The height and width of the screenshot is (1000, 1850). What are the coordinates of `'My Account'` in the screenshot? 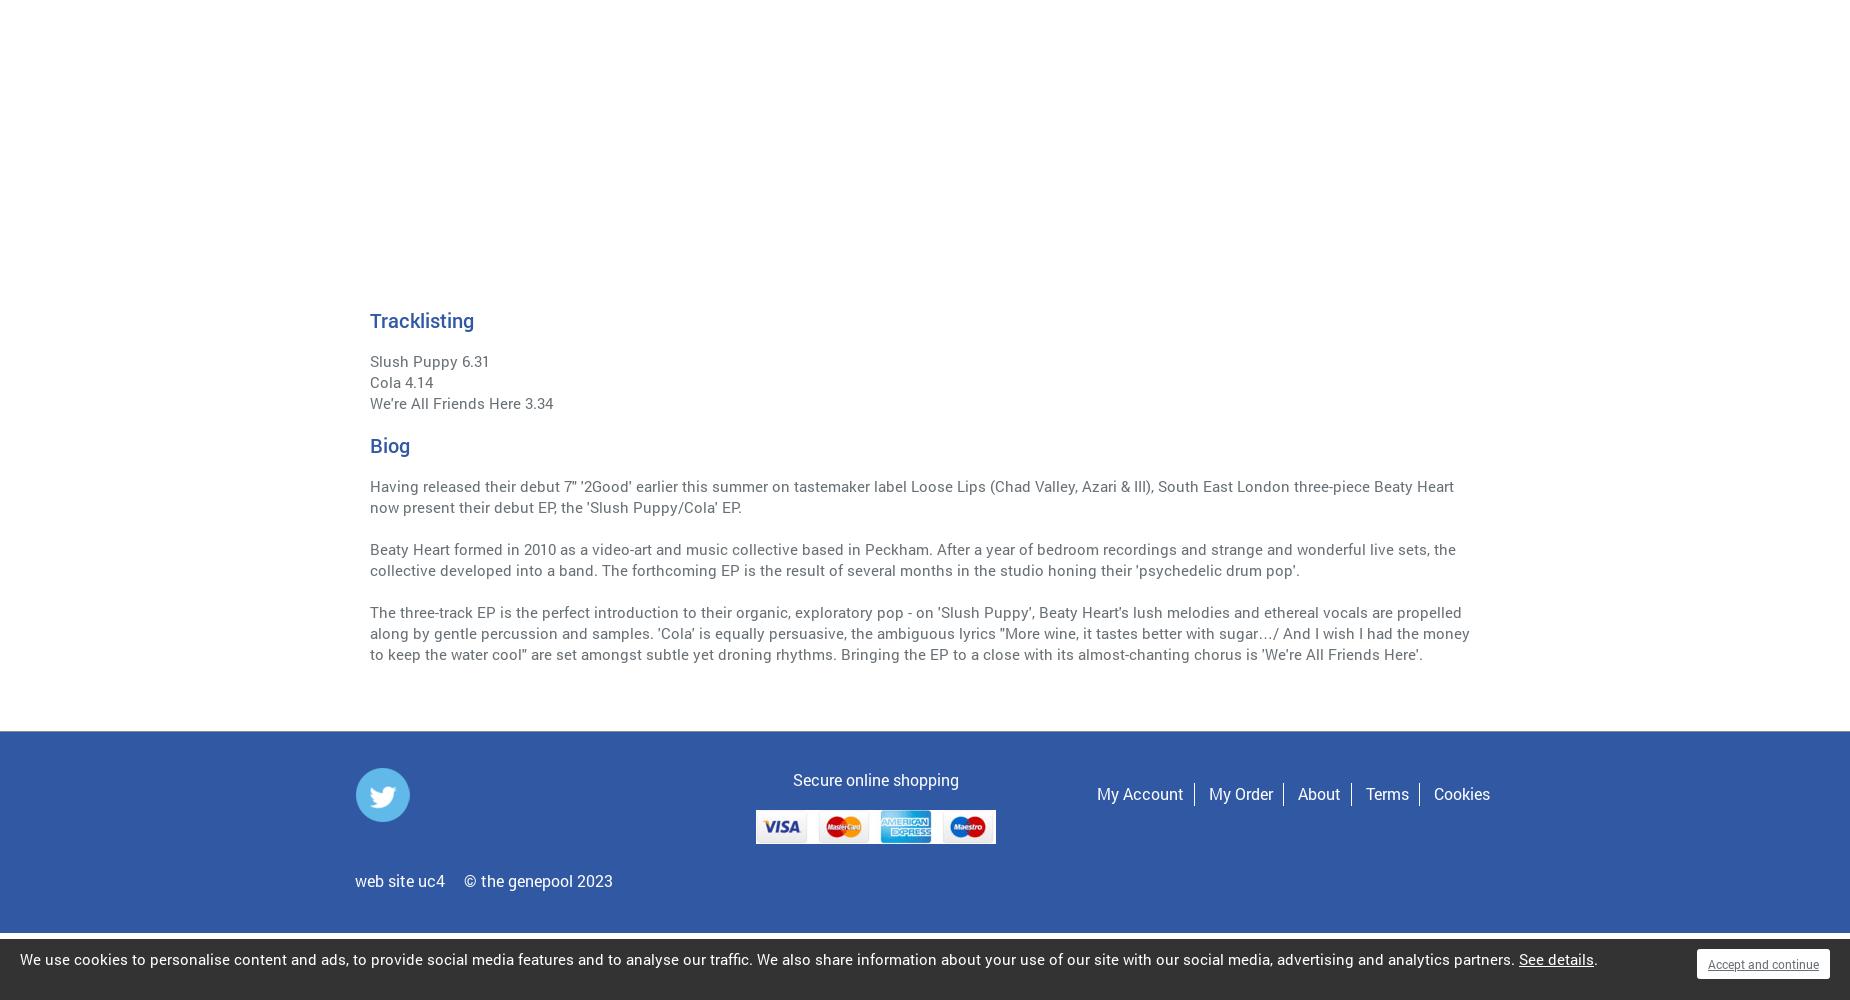 It's located at (1096, 793).